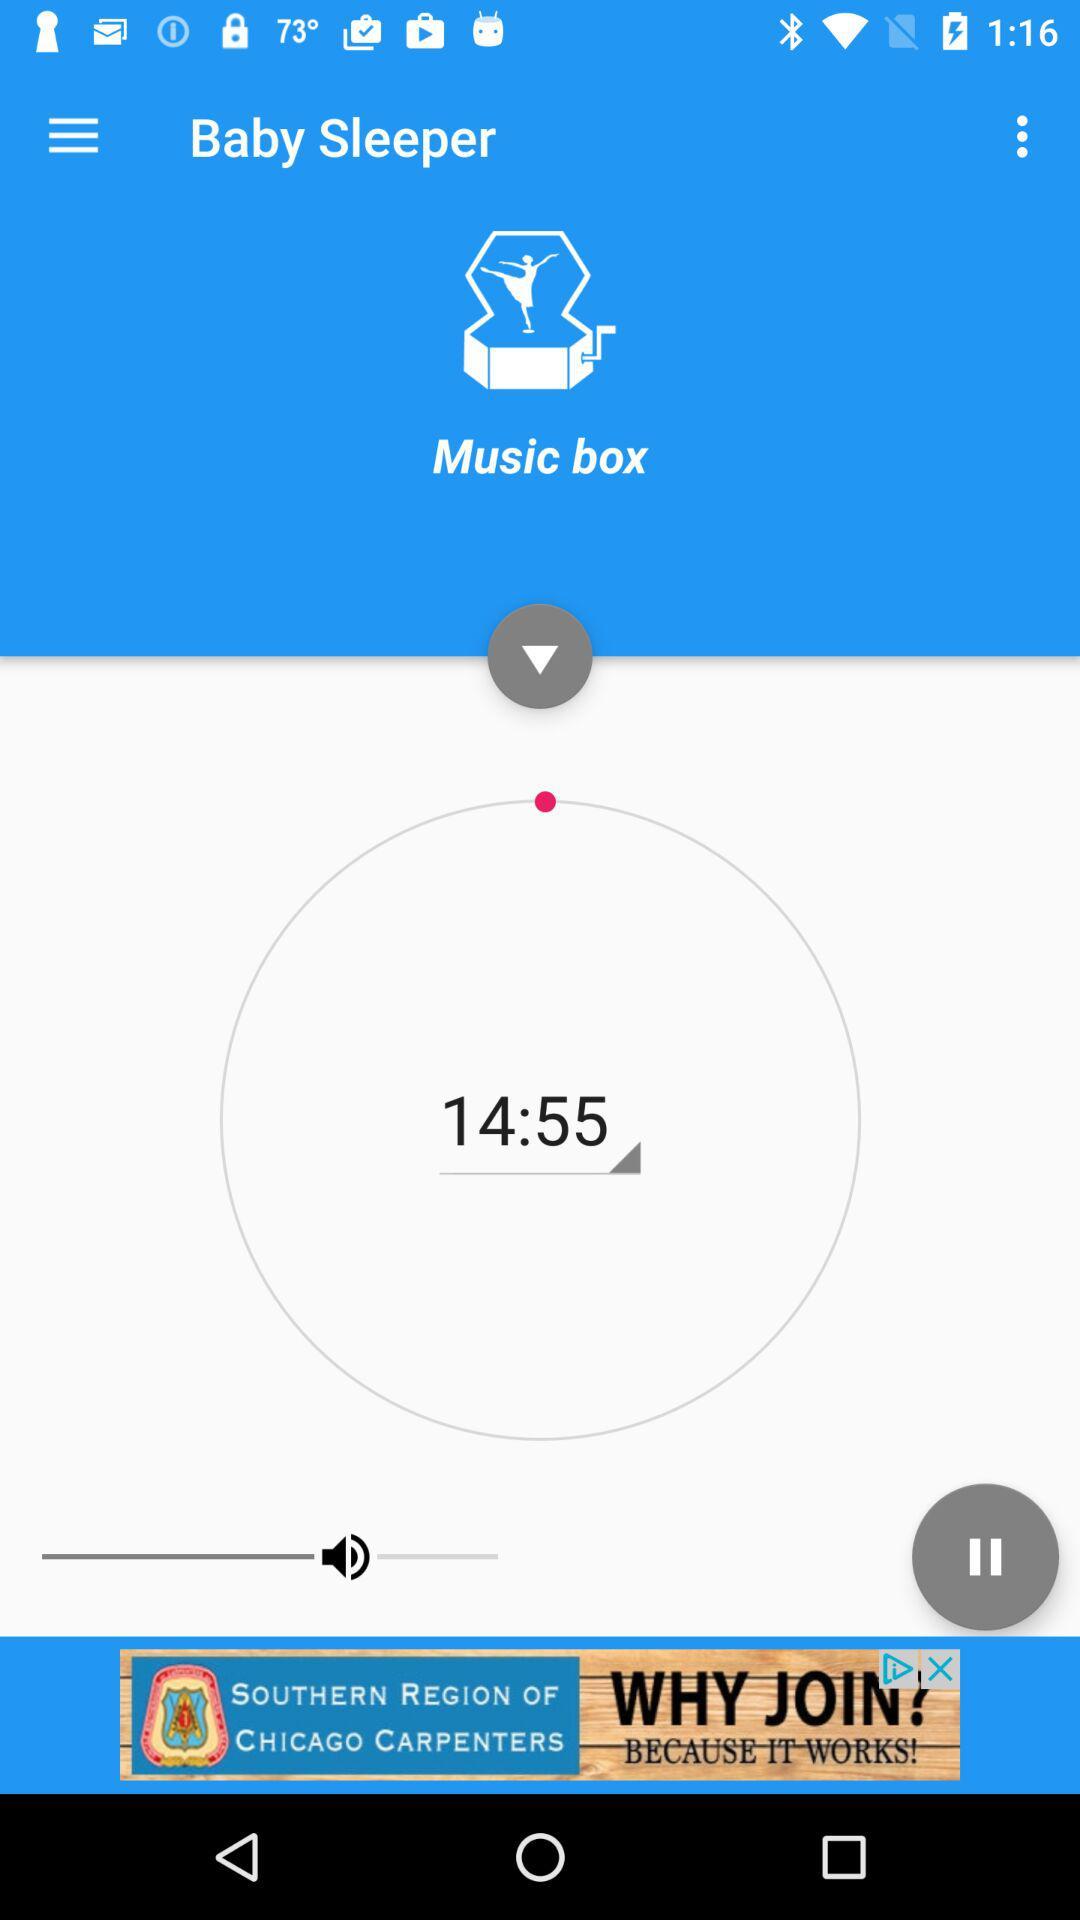 The height and width of the screenshot is (1920, 1080). Describe the element at coordinates (984, 1555) in the screenshot. I see `the pause icon` at that location.